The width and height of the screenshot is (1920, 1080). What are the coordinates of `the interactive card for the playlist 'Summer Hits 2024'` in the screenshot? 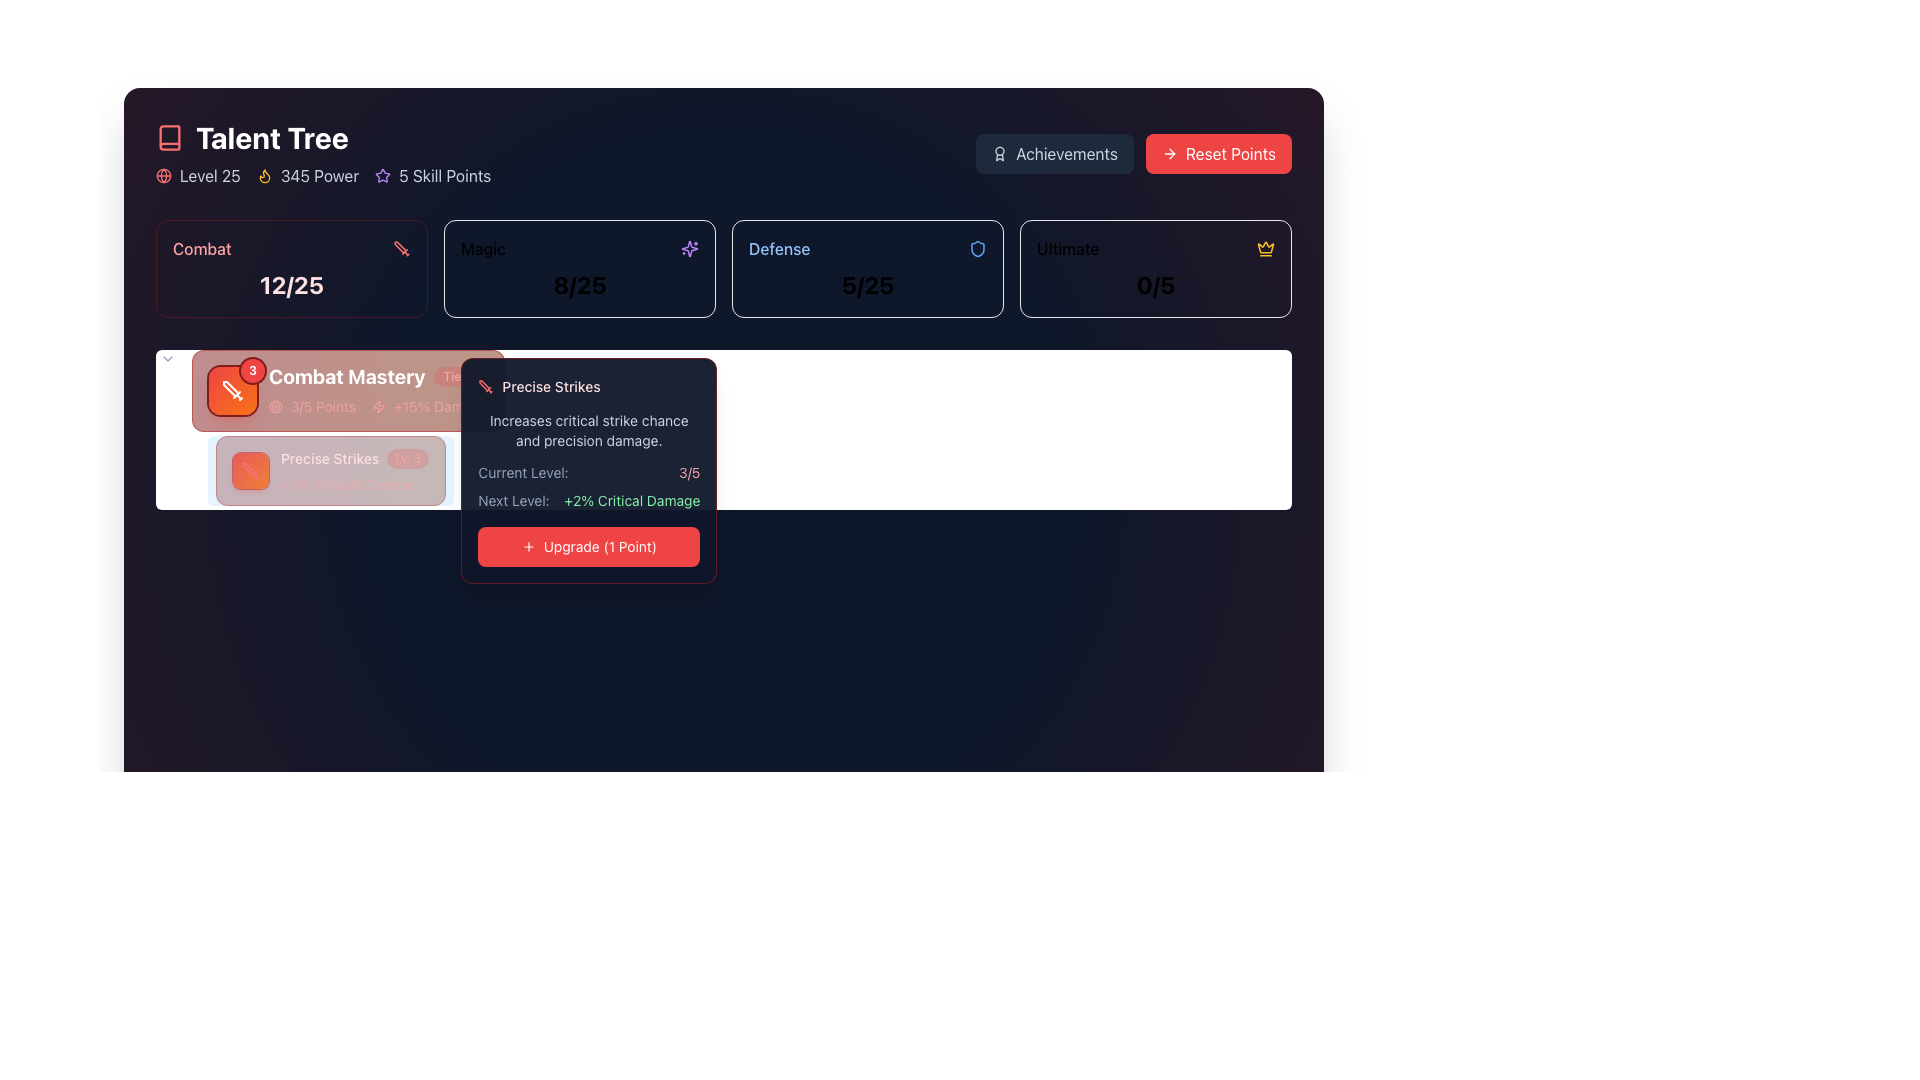 It's located at (448, 284).